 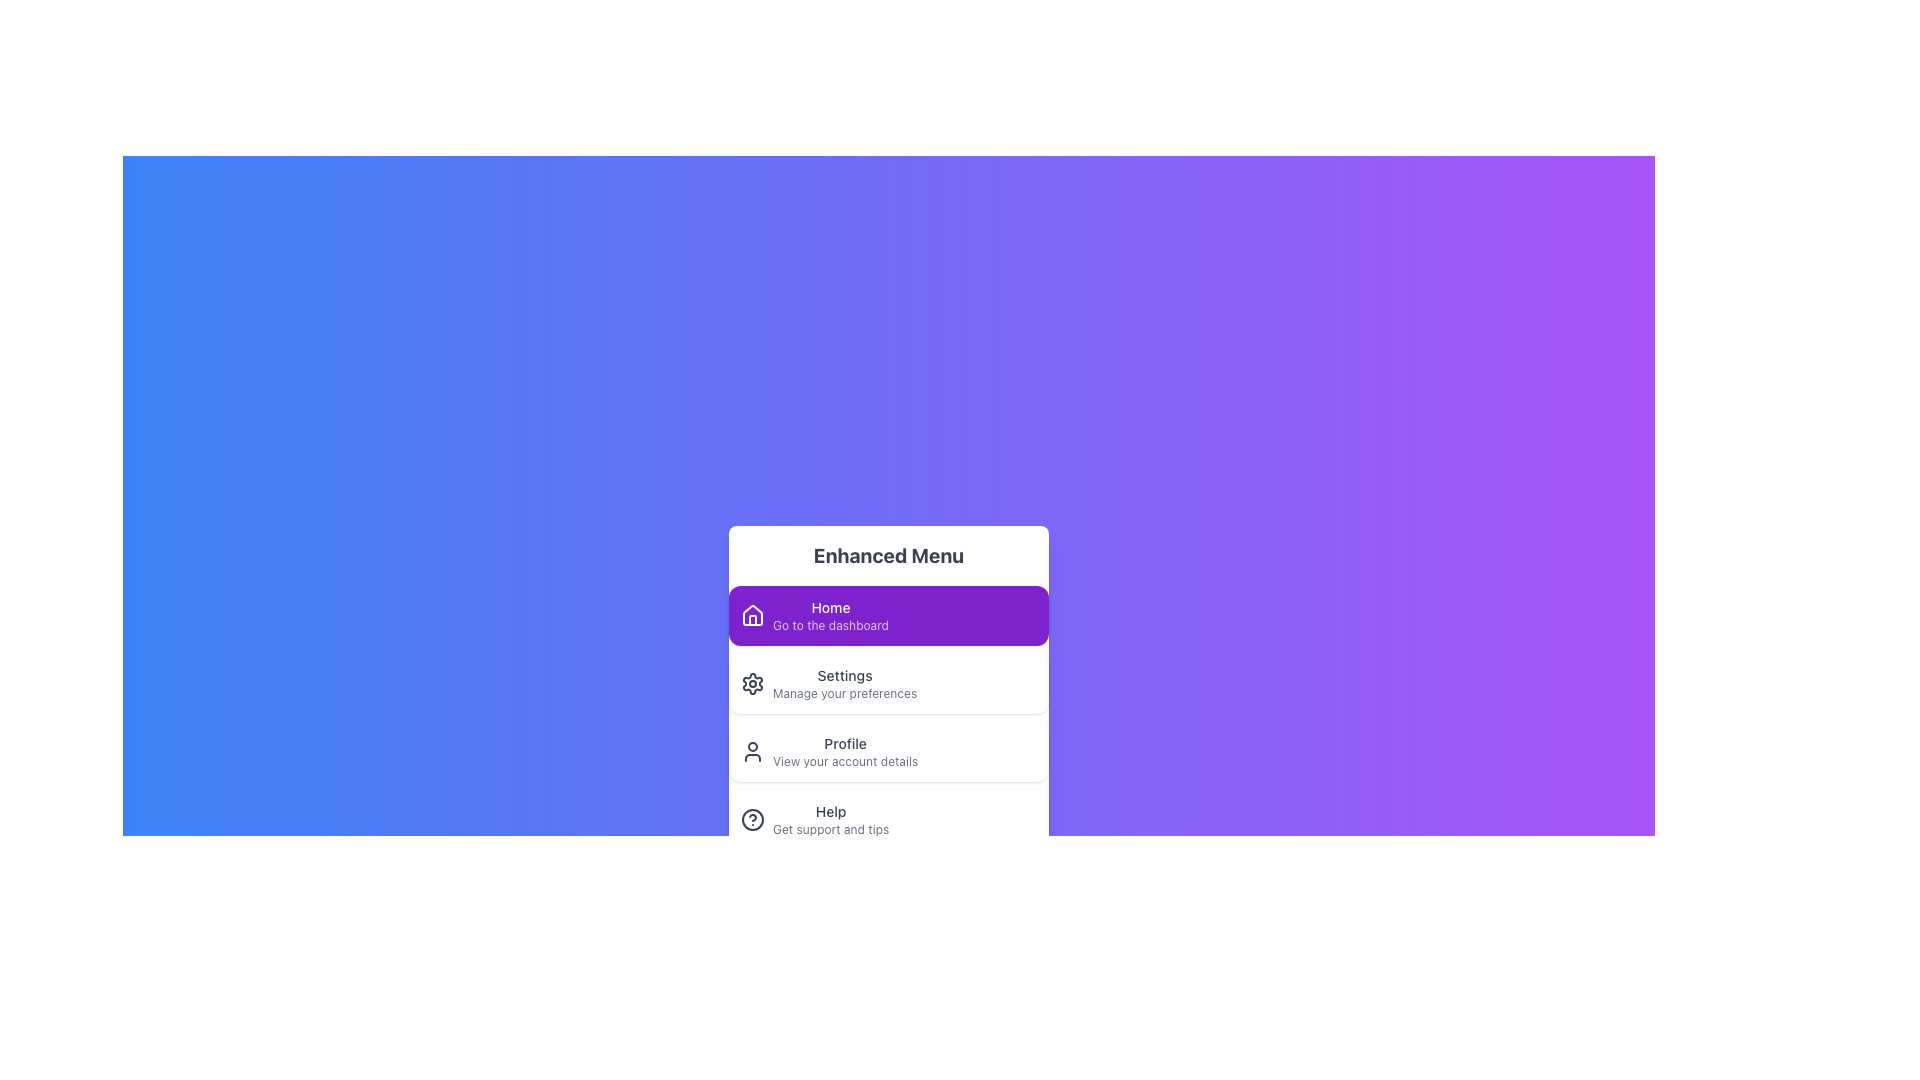 I want to click on the text label that describes the 'Profile' section, positioned as the second line under 'Profile' in the menu panel, so click(x=845, y=762).